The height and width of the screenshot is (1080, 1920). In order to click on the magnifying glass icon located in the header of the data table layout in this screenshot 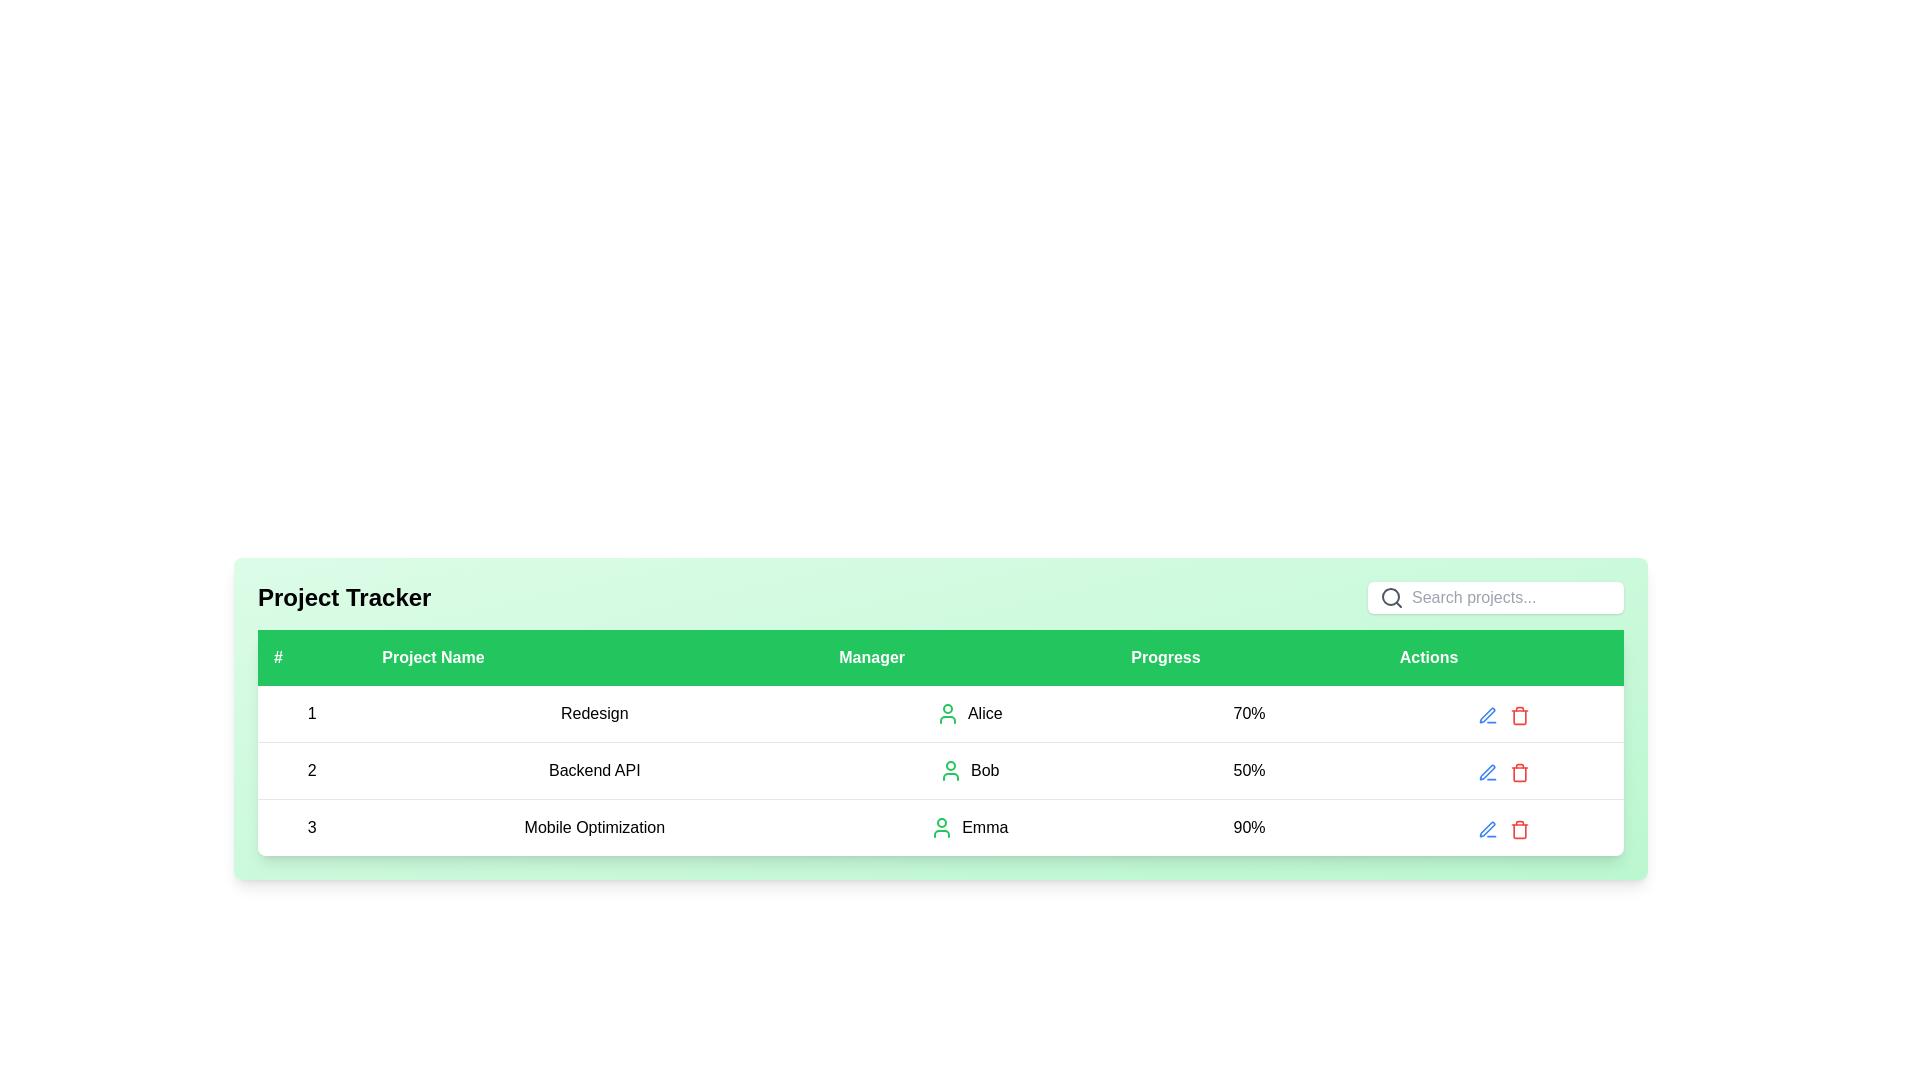, I will do `click(1391, 596)`.